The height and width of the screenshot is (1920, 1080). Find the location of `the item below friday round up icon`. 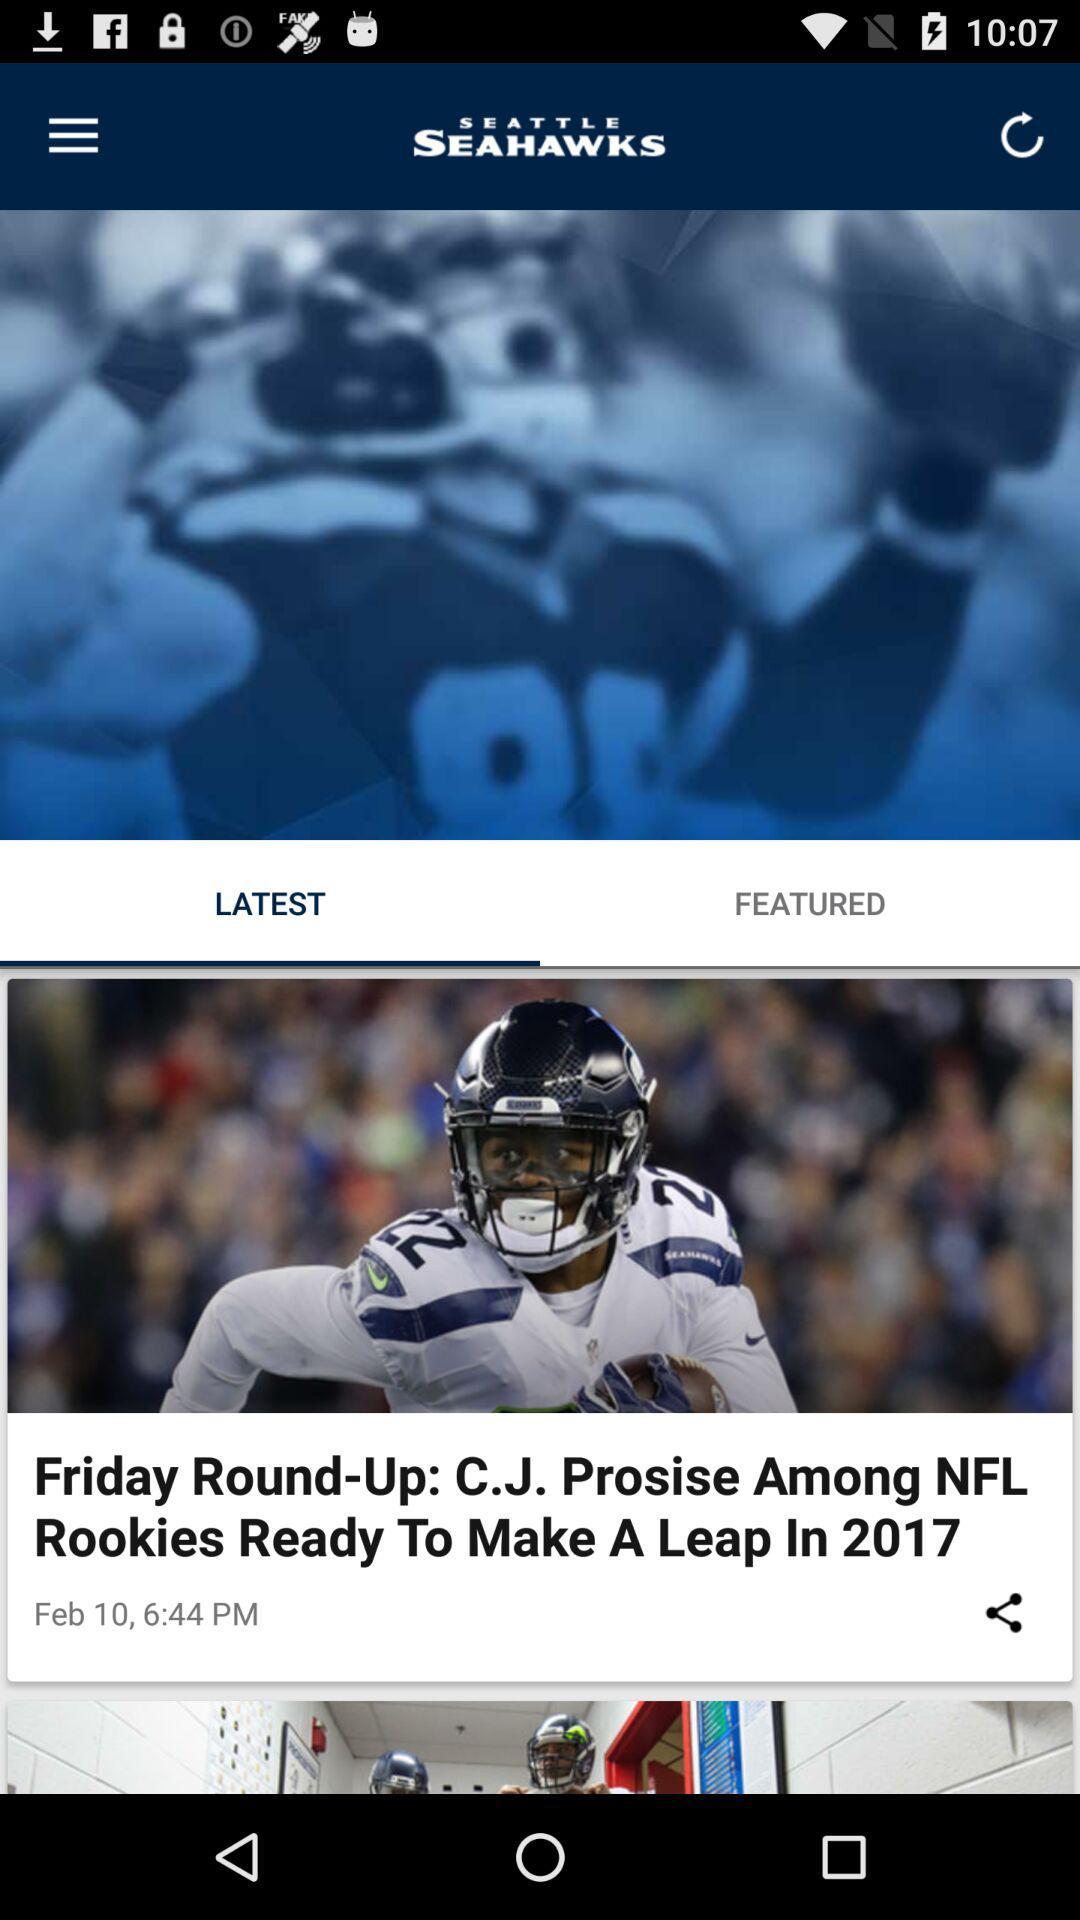

the item below friday round up icon is located at coordinates (1003, 1612).